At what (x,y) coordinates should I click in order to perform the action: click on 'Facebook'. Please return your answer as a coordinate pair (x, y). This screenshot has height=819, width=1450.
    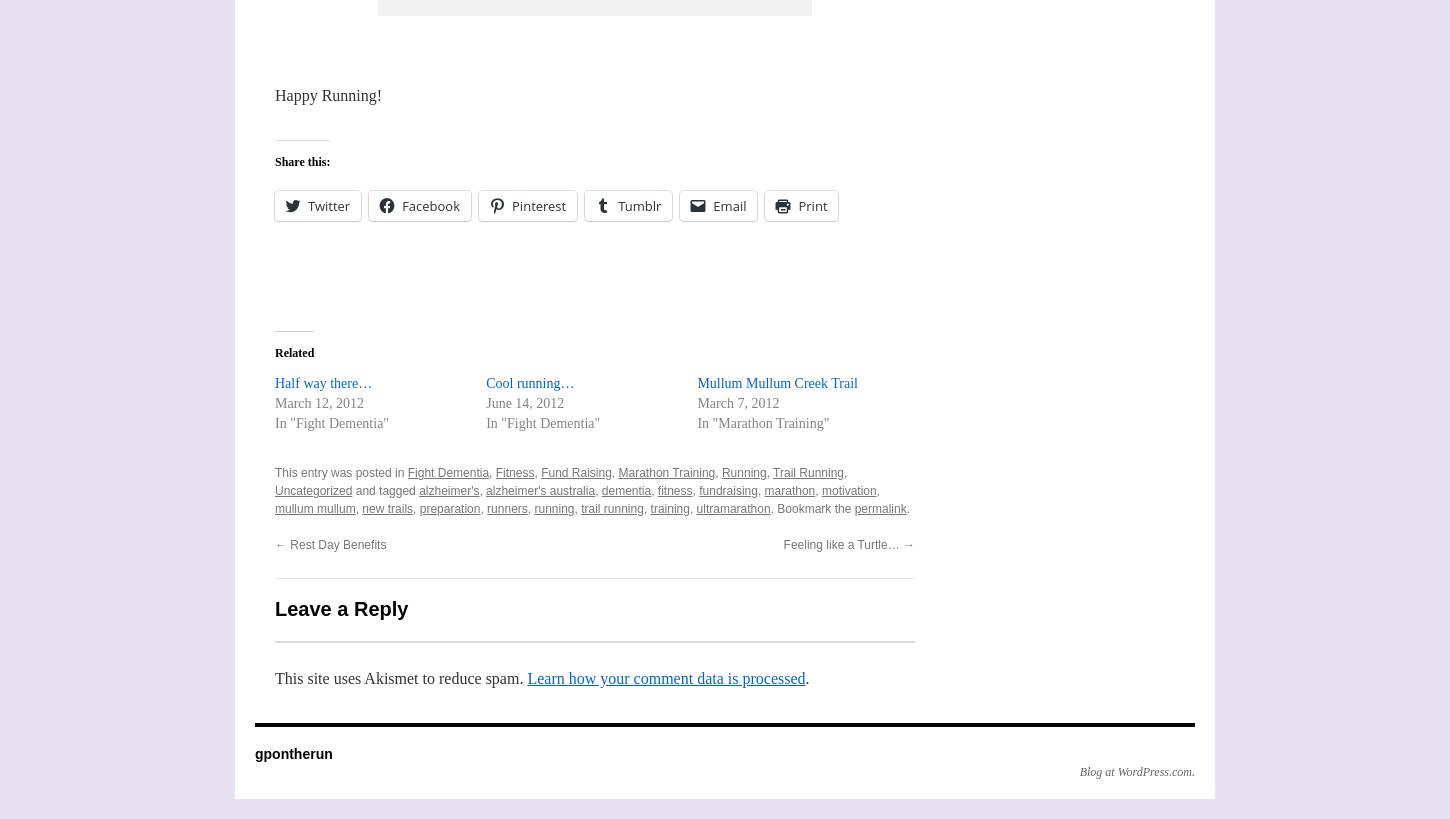
    Looking at the image, I should click on (429, 205).